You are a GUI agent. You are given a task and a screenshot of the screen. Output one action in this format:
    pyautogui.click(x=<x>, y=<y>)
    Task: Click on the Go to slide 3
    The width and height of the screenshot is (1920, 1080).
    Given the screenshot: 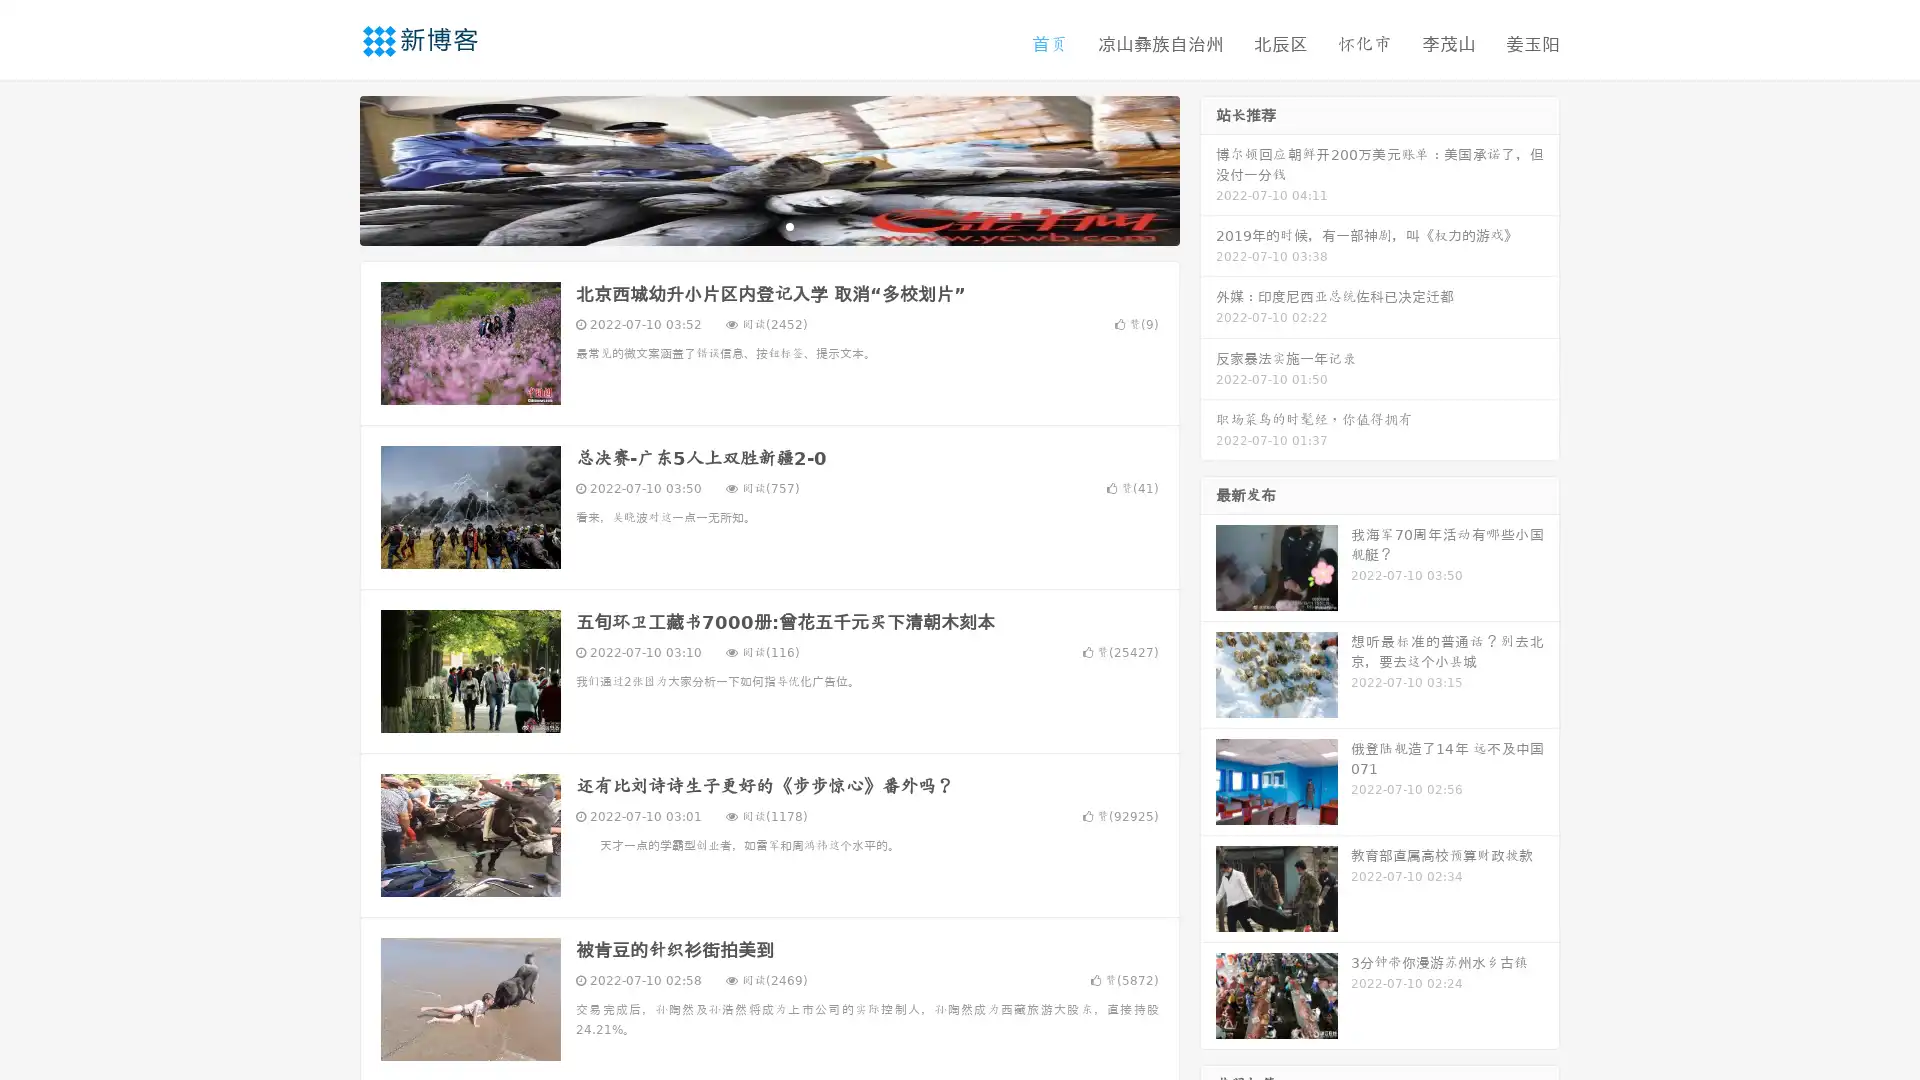 What is the action you would take?
    pyautogui.click(x=789, y=225)
    